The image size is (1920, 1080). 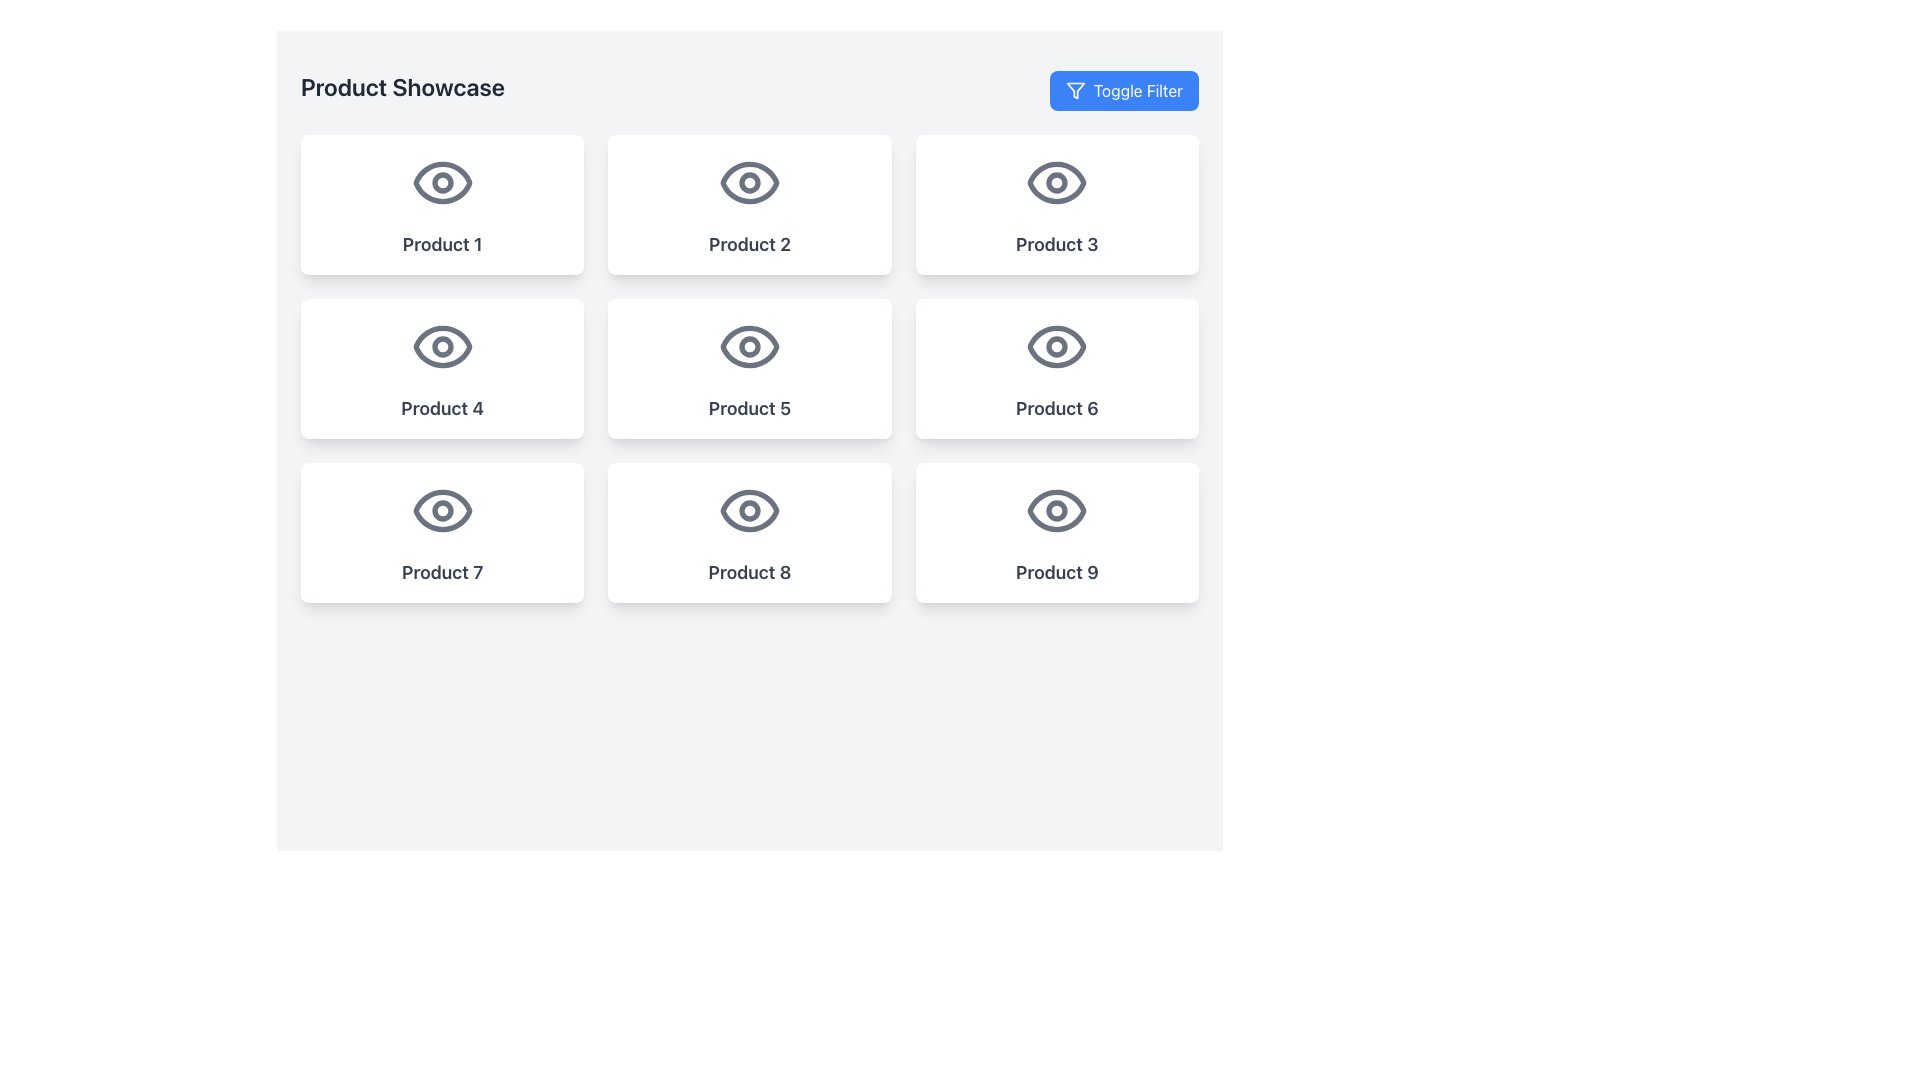 What do you see at coordinates (441, 244) in the screenshot?
I see `the text label displaying 'Product 1' with a bold font style and a dark gray color, located at the bottom center of the card for Product 1` at bounding box center [441, 244].